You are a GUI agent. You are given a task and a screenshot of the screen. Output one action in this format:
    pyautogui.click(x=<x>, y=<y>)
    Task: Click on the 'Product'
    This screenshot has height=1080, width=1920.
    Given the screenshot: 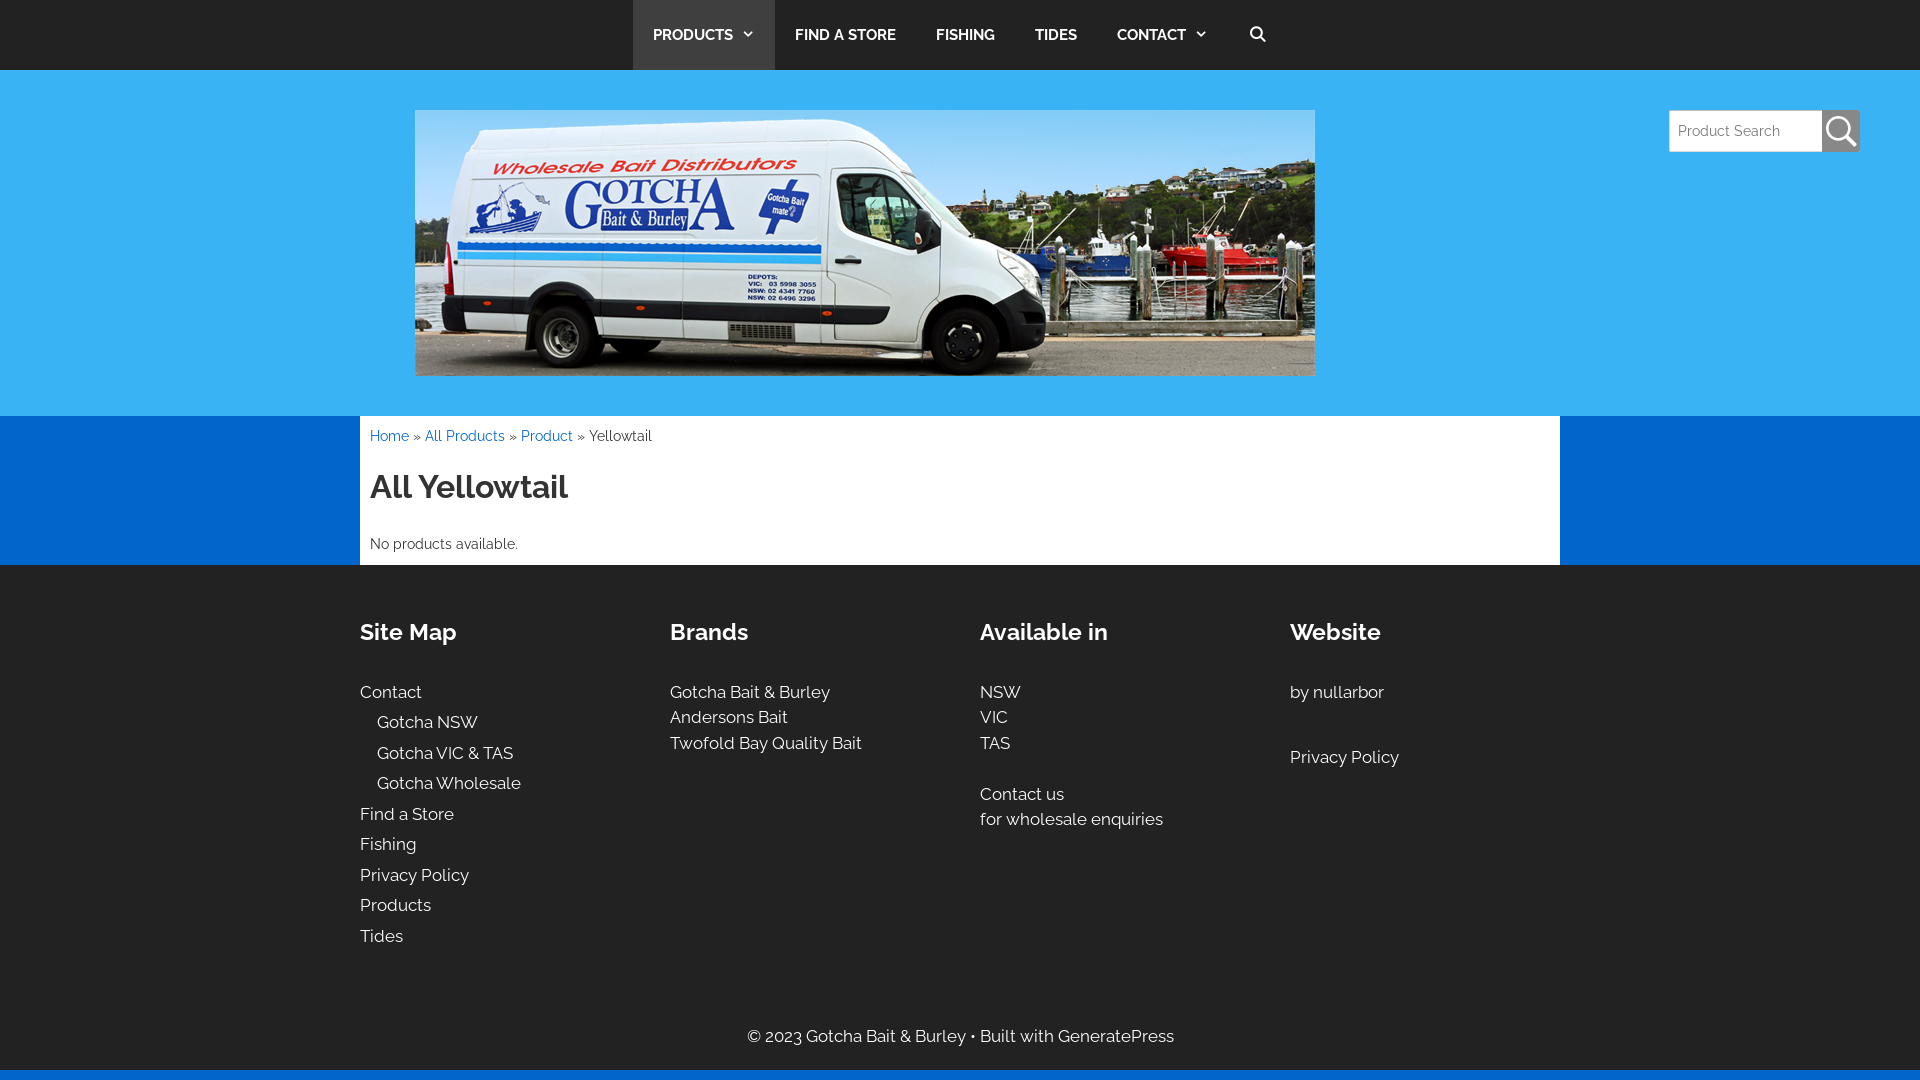 What is the action you would take?
    pyautogui.click(x=547, y=434)
    